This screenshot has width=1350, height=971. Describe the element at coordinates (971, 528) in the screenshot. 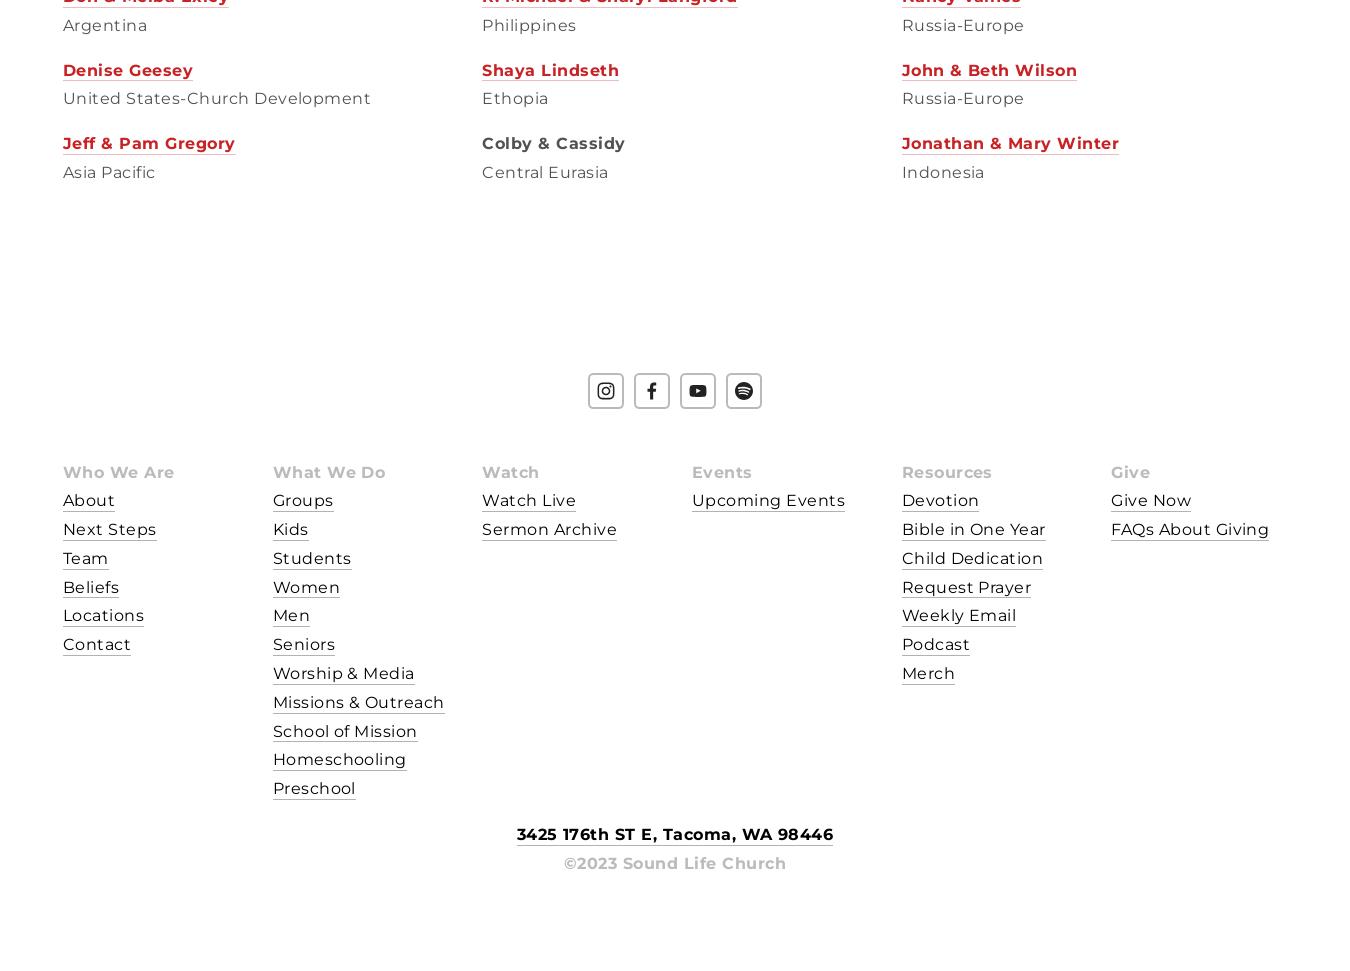

I see `'Bible in One Year'` at that location.